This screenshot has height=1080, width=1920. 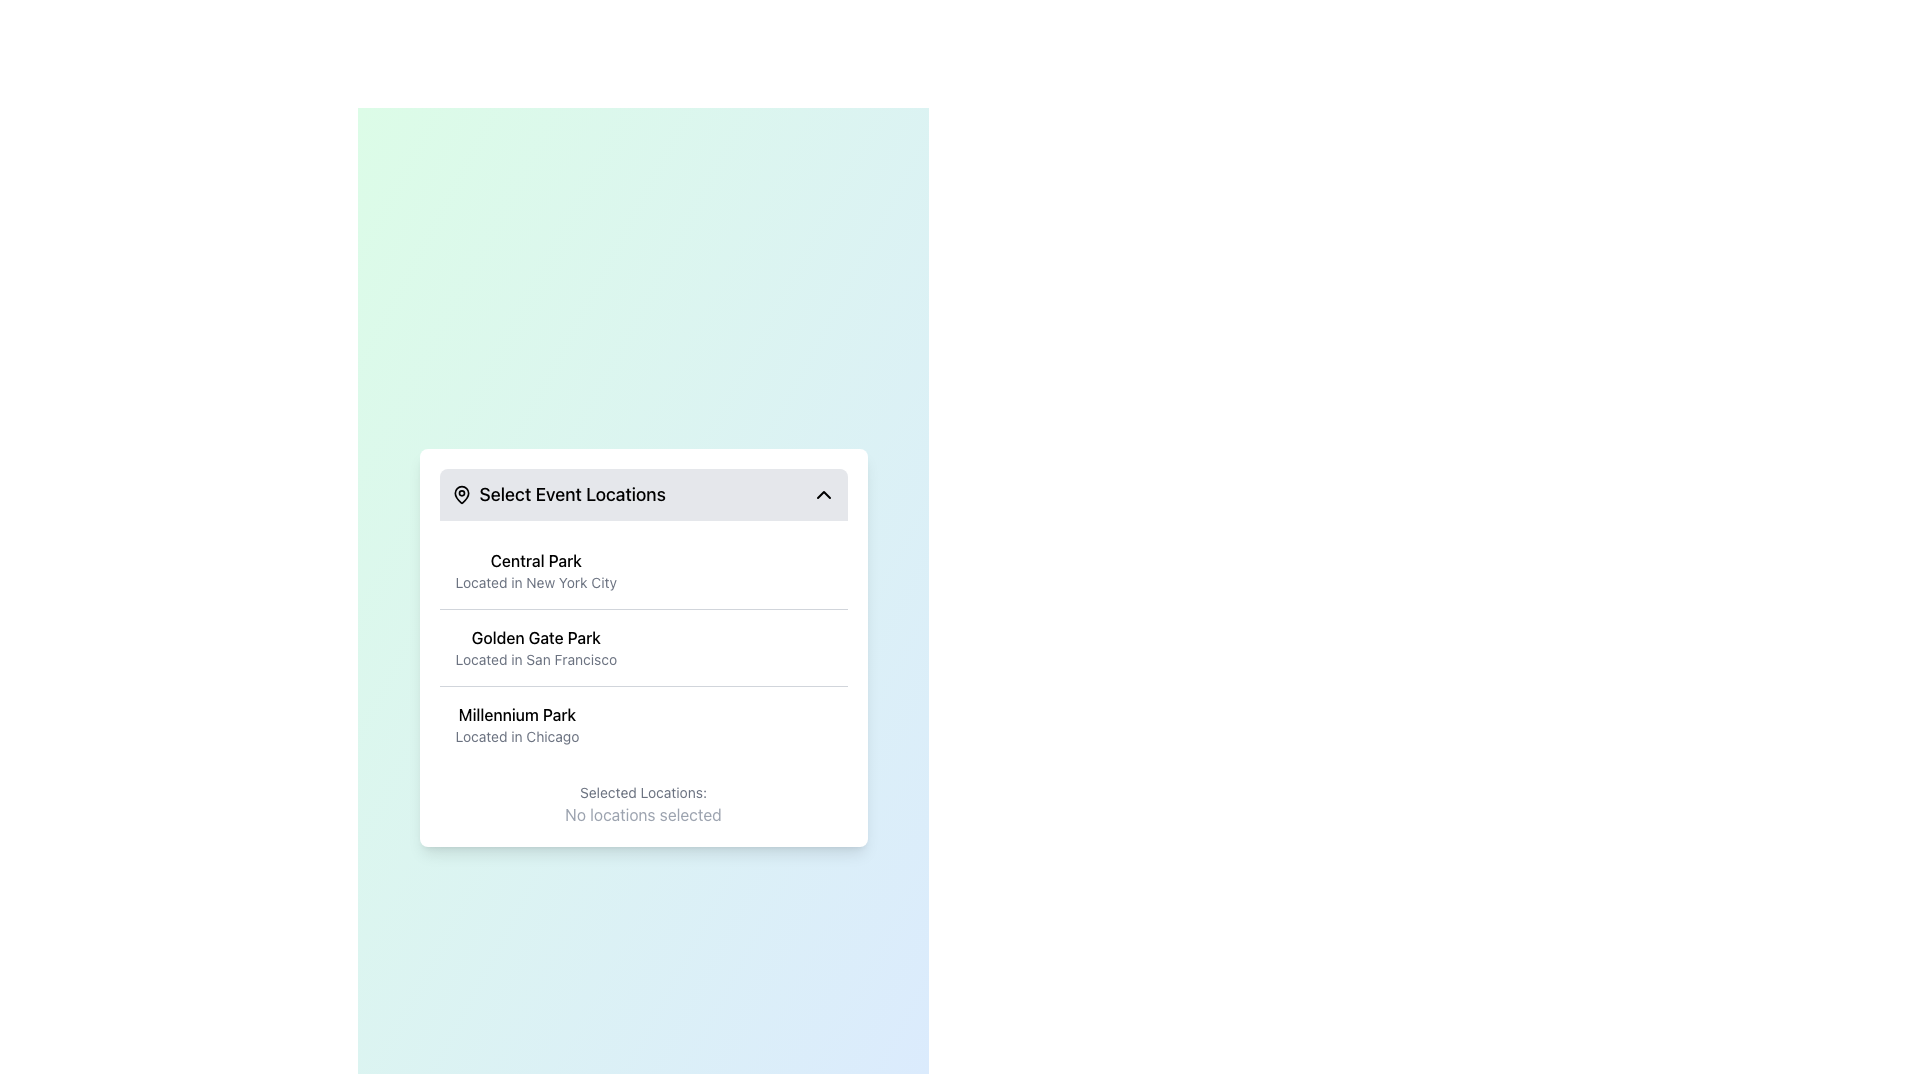 What do you see at coordinates (643, 792) in the screenshot?
I see `the static text label displaying 'Selected Locations:' which is styled with a small gray font and located within the white card interface labeled 'Select Event Locations'` at bounding box center [643, 792].